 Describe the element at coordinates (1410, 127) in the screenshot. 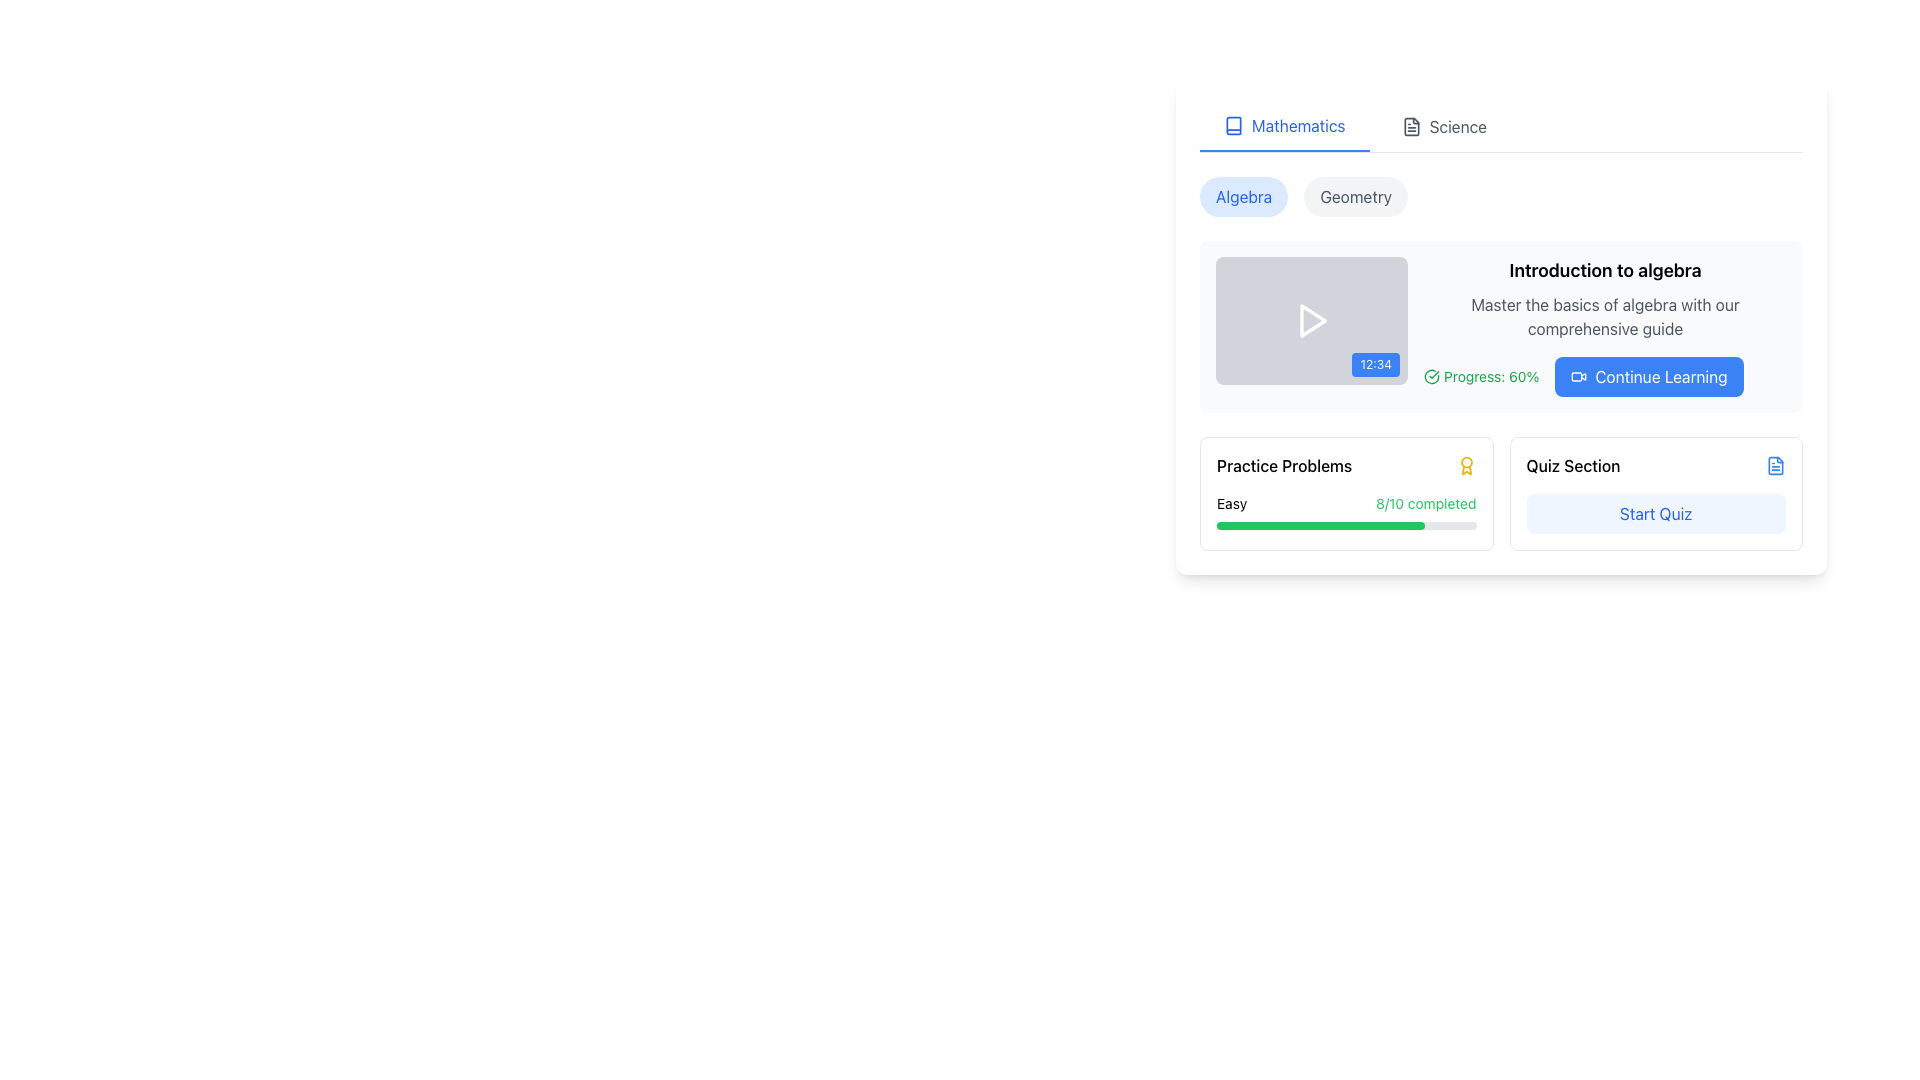

I see `the 'Science' icon located in the header section, adjacent to the text 'Science' and following 'Mathematics'` at that location.